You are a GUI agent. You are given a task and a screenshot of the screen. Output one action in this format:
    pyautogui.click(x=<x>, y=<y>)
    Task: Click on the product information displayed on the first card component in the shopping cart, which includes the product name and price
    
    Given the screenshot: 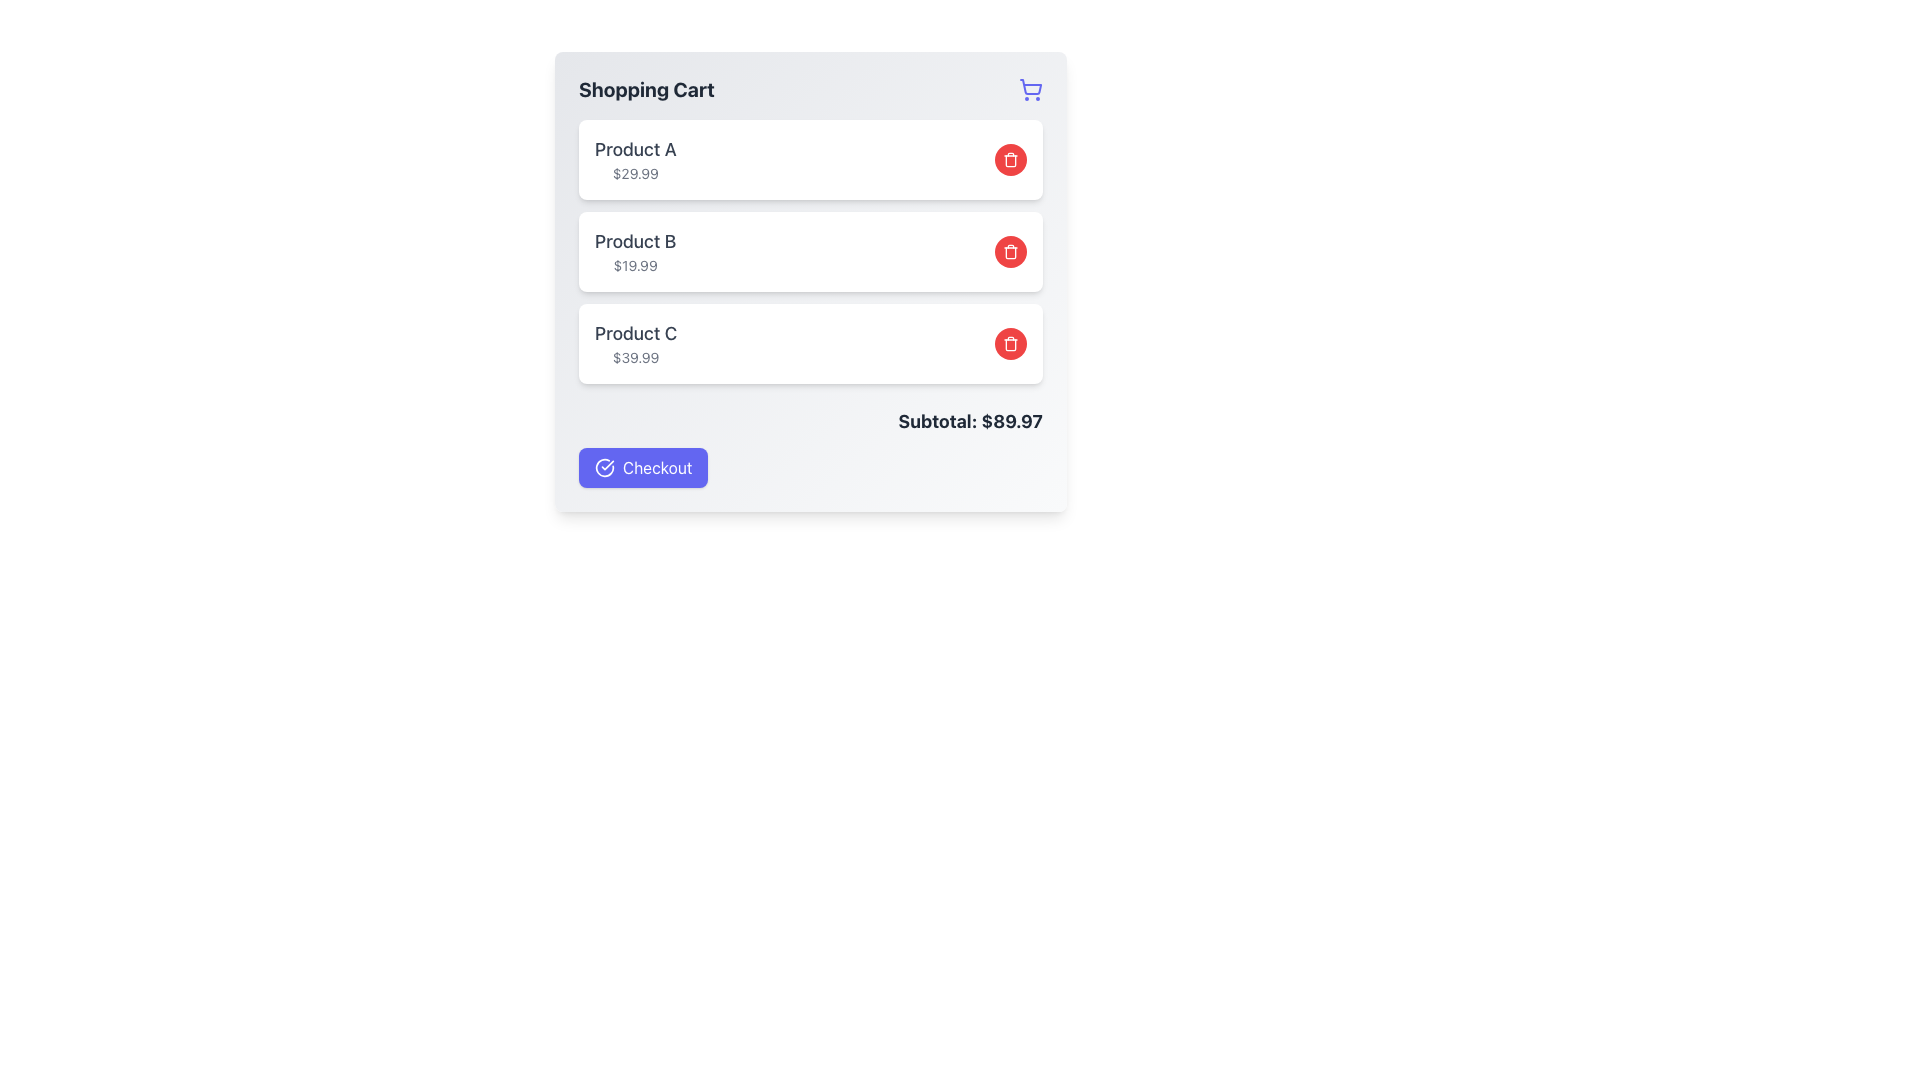 What is the action you would take?
    pyautogui.click(x=811, y=158)
    